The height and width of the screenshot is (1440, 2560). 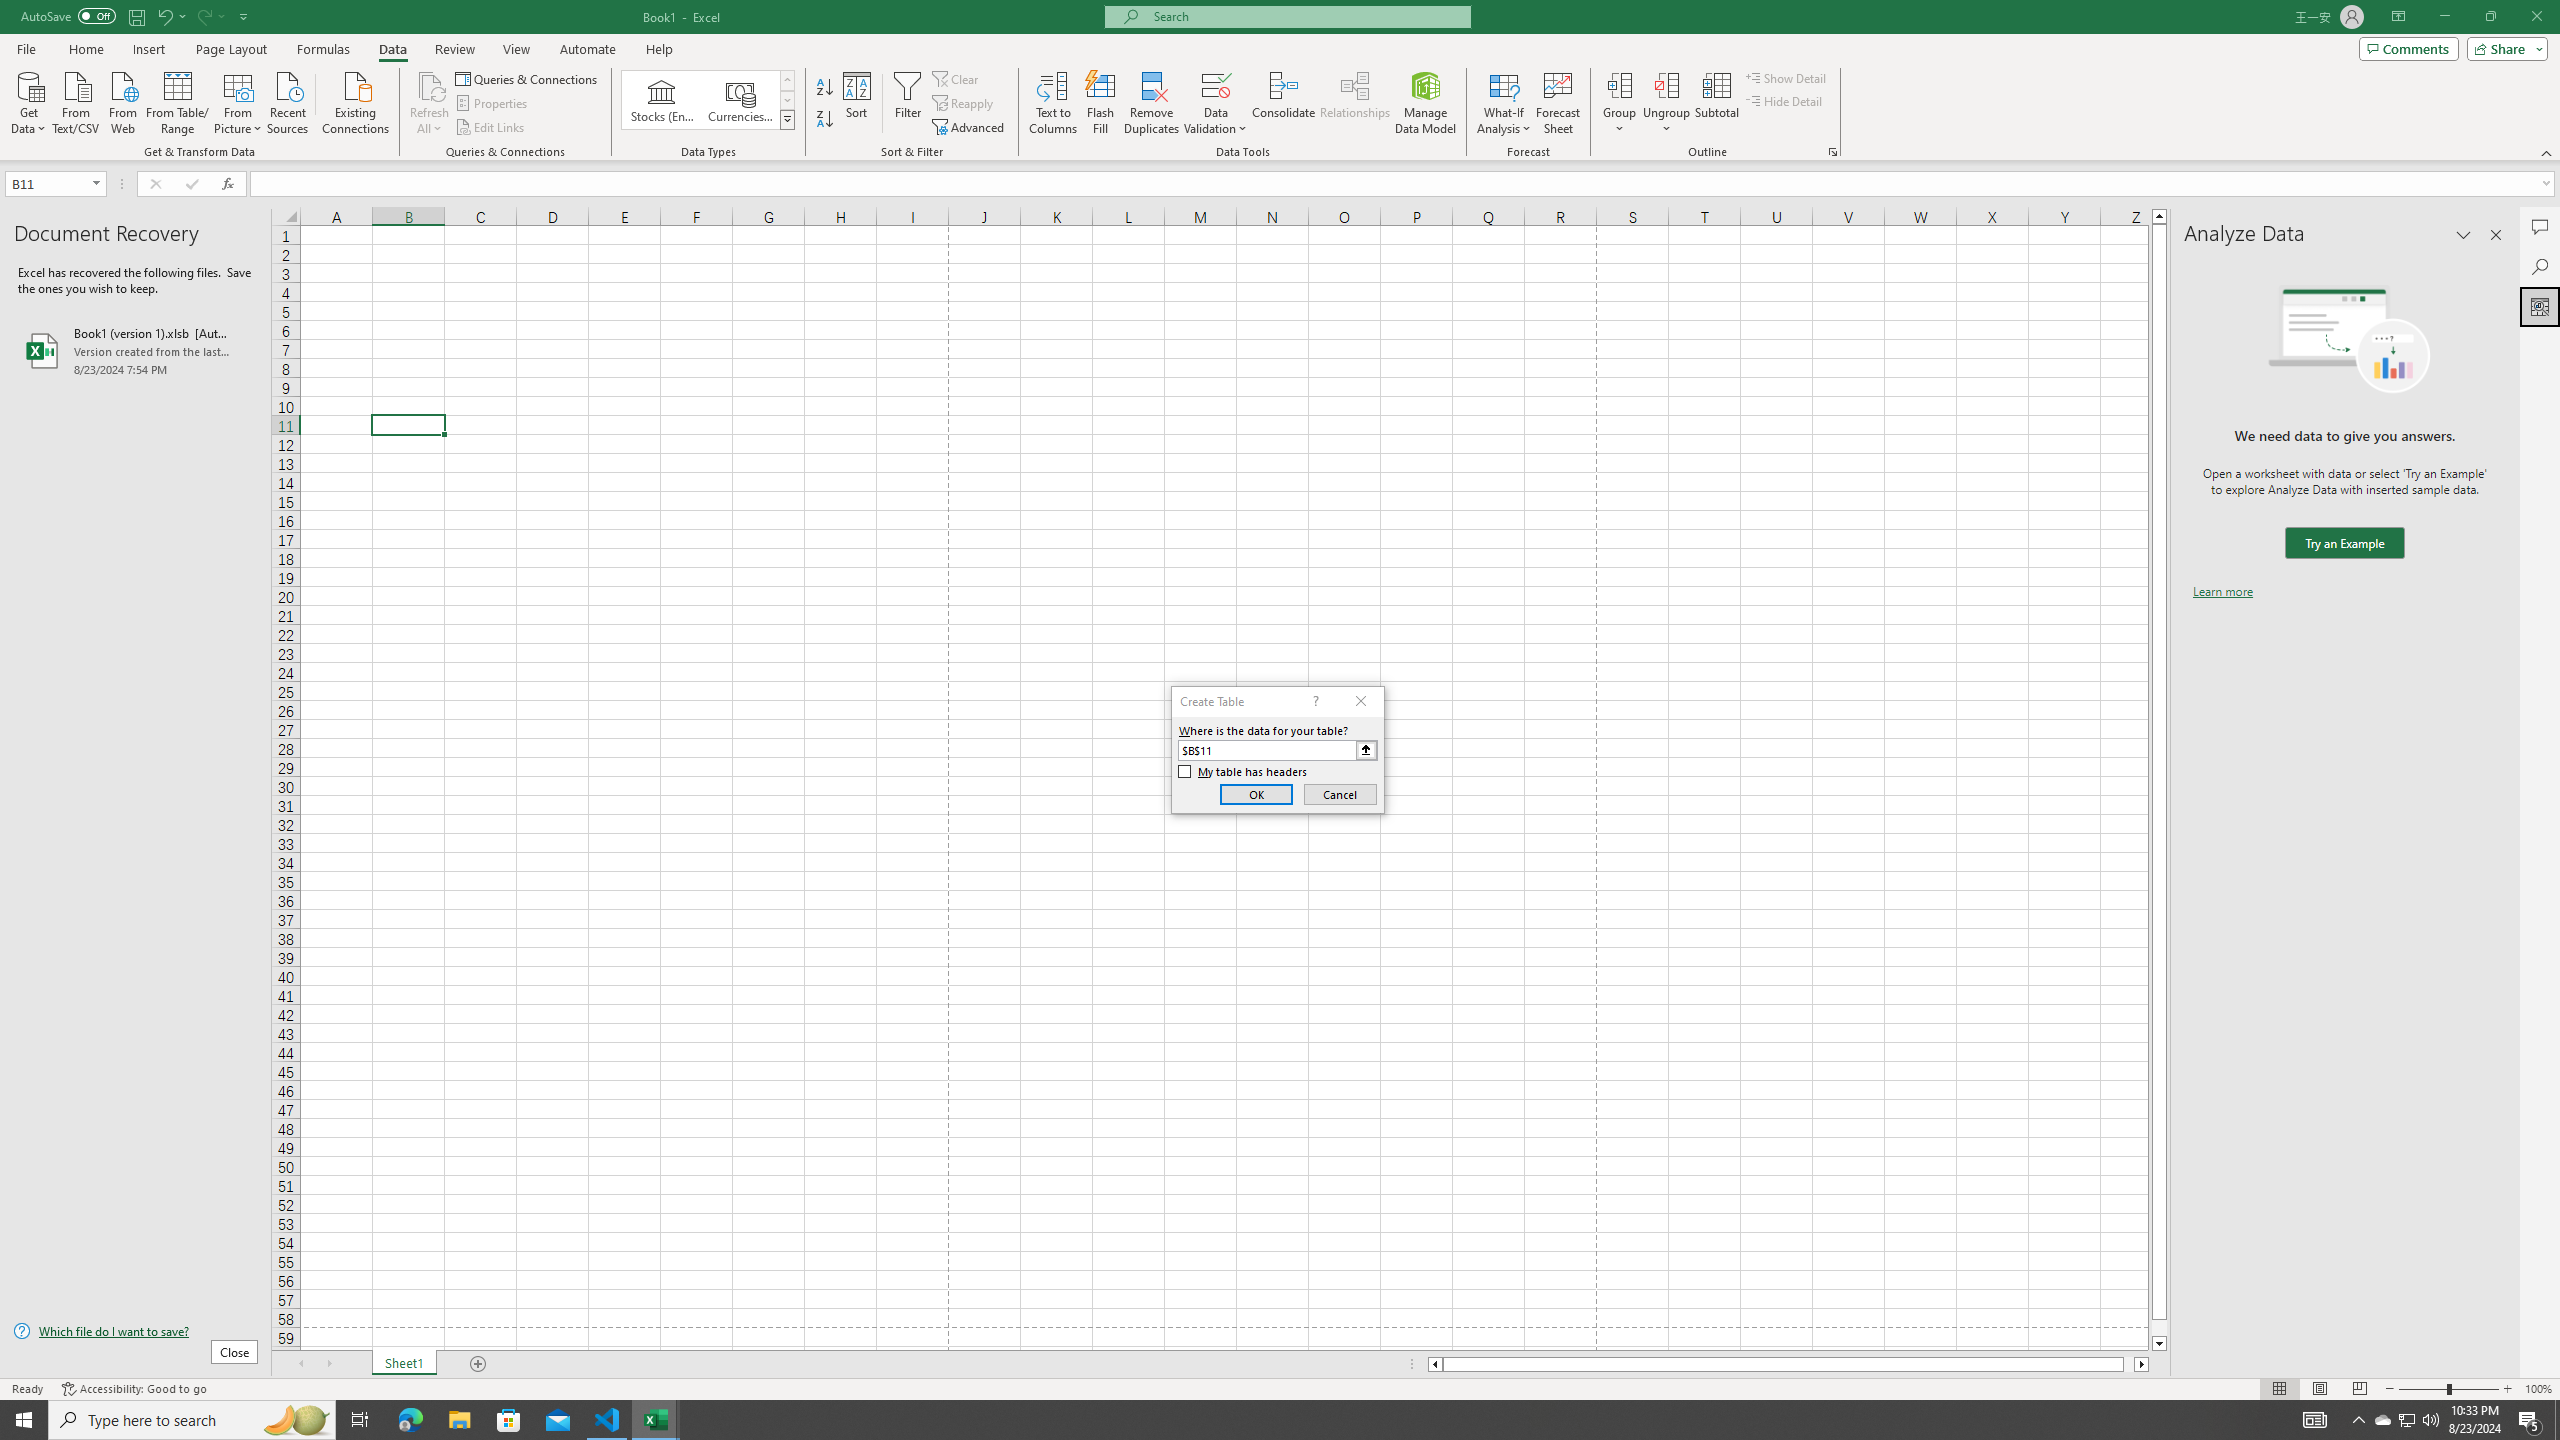 What do you see at coordinates (1151, 103) in the screenshot?
I see `'Remove Duplicates'` at bounding box center [1151, 103].